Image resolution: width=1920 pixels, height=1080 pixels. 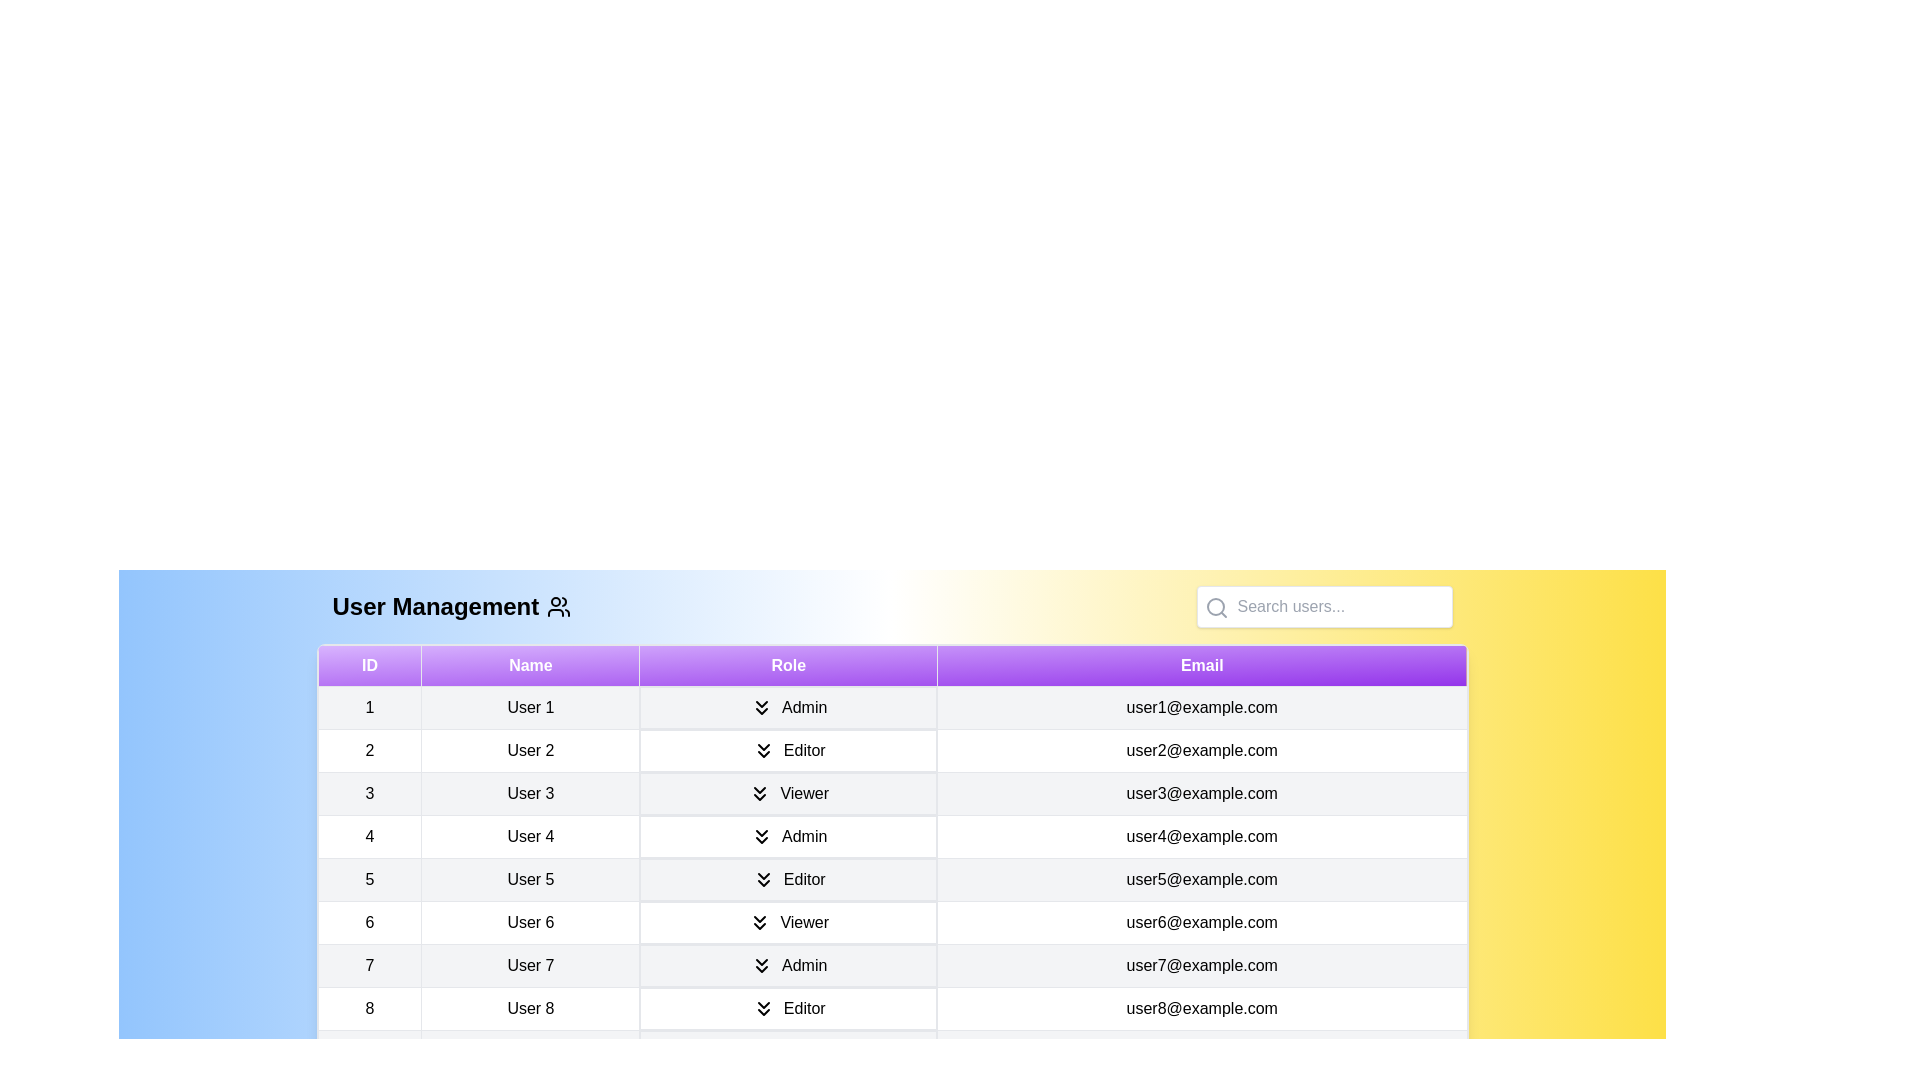 What do you see at coordinates (559, 605) in the screenshot?
I see `the user_management icon to trigger its interaction` at bounding box center [559, 605].